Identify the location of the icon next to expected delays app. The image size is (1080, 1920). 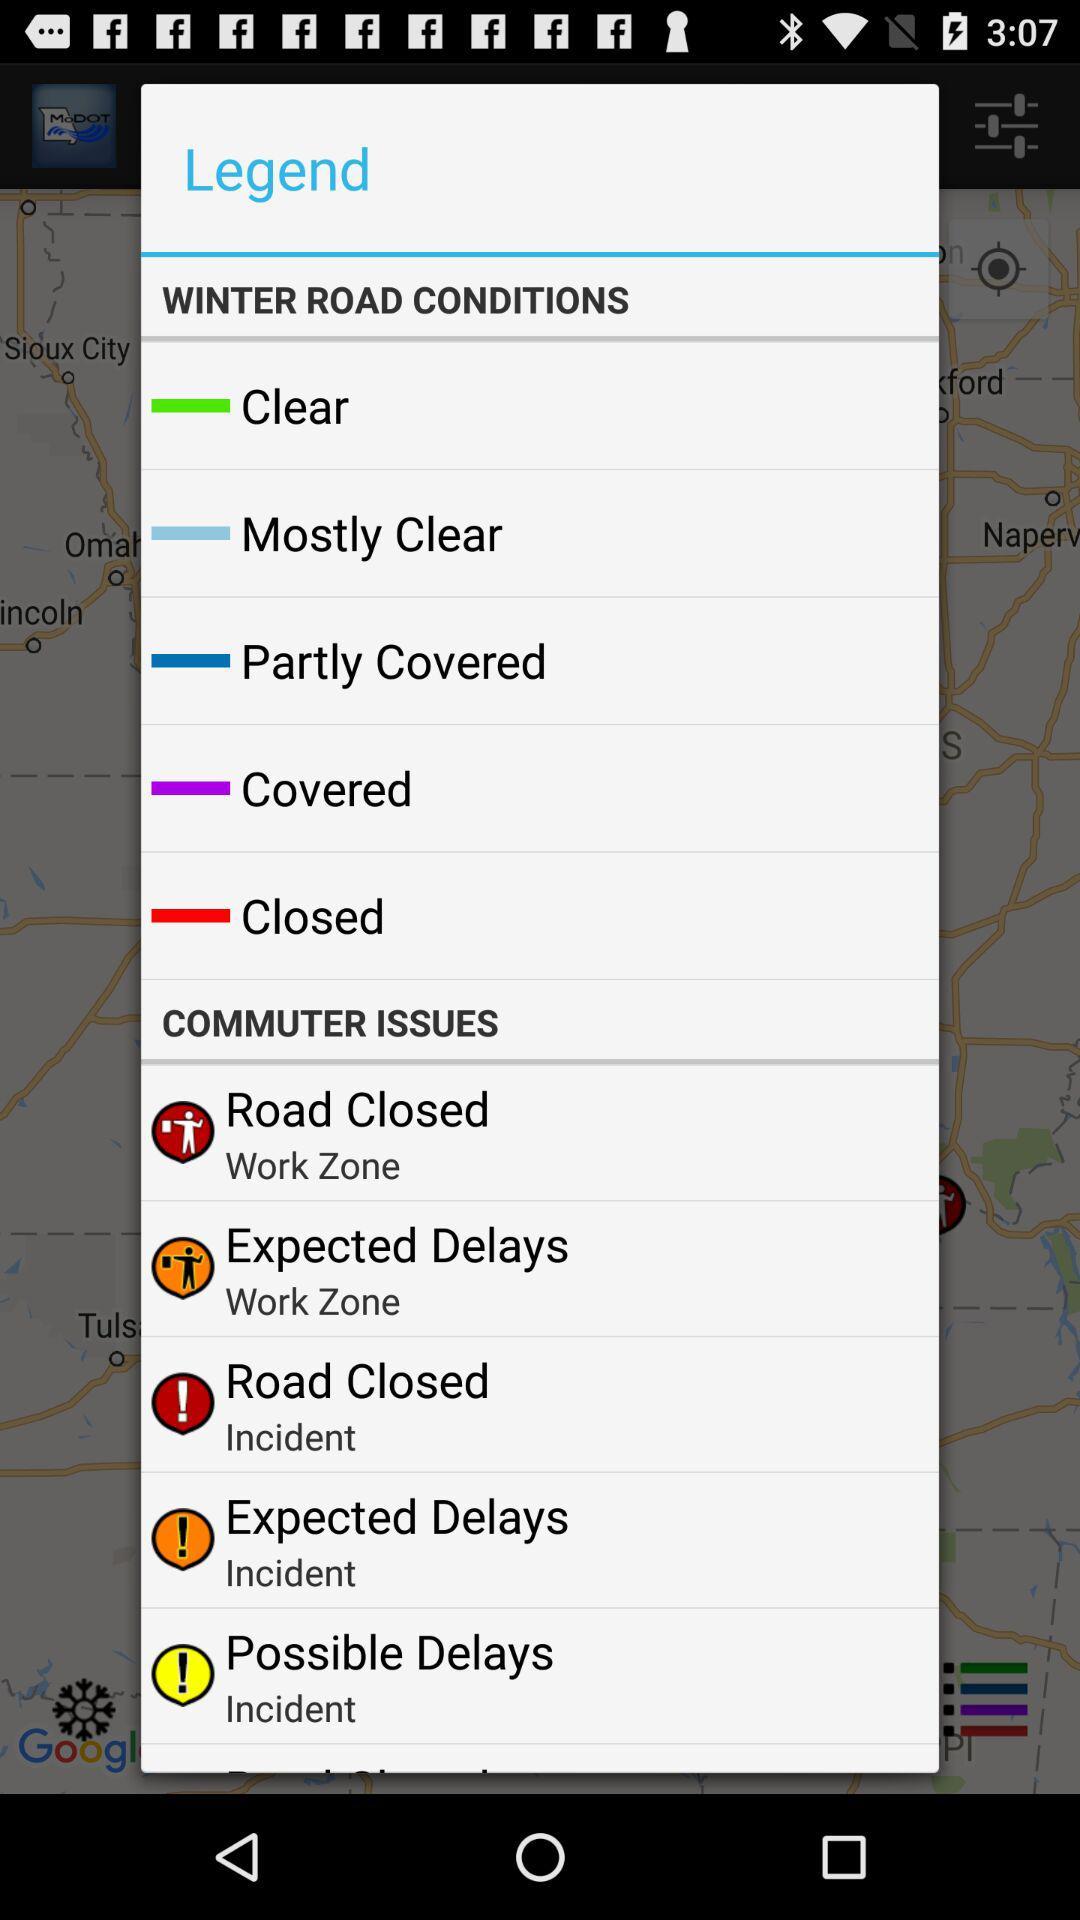
(874, 1538).